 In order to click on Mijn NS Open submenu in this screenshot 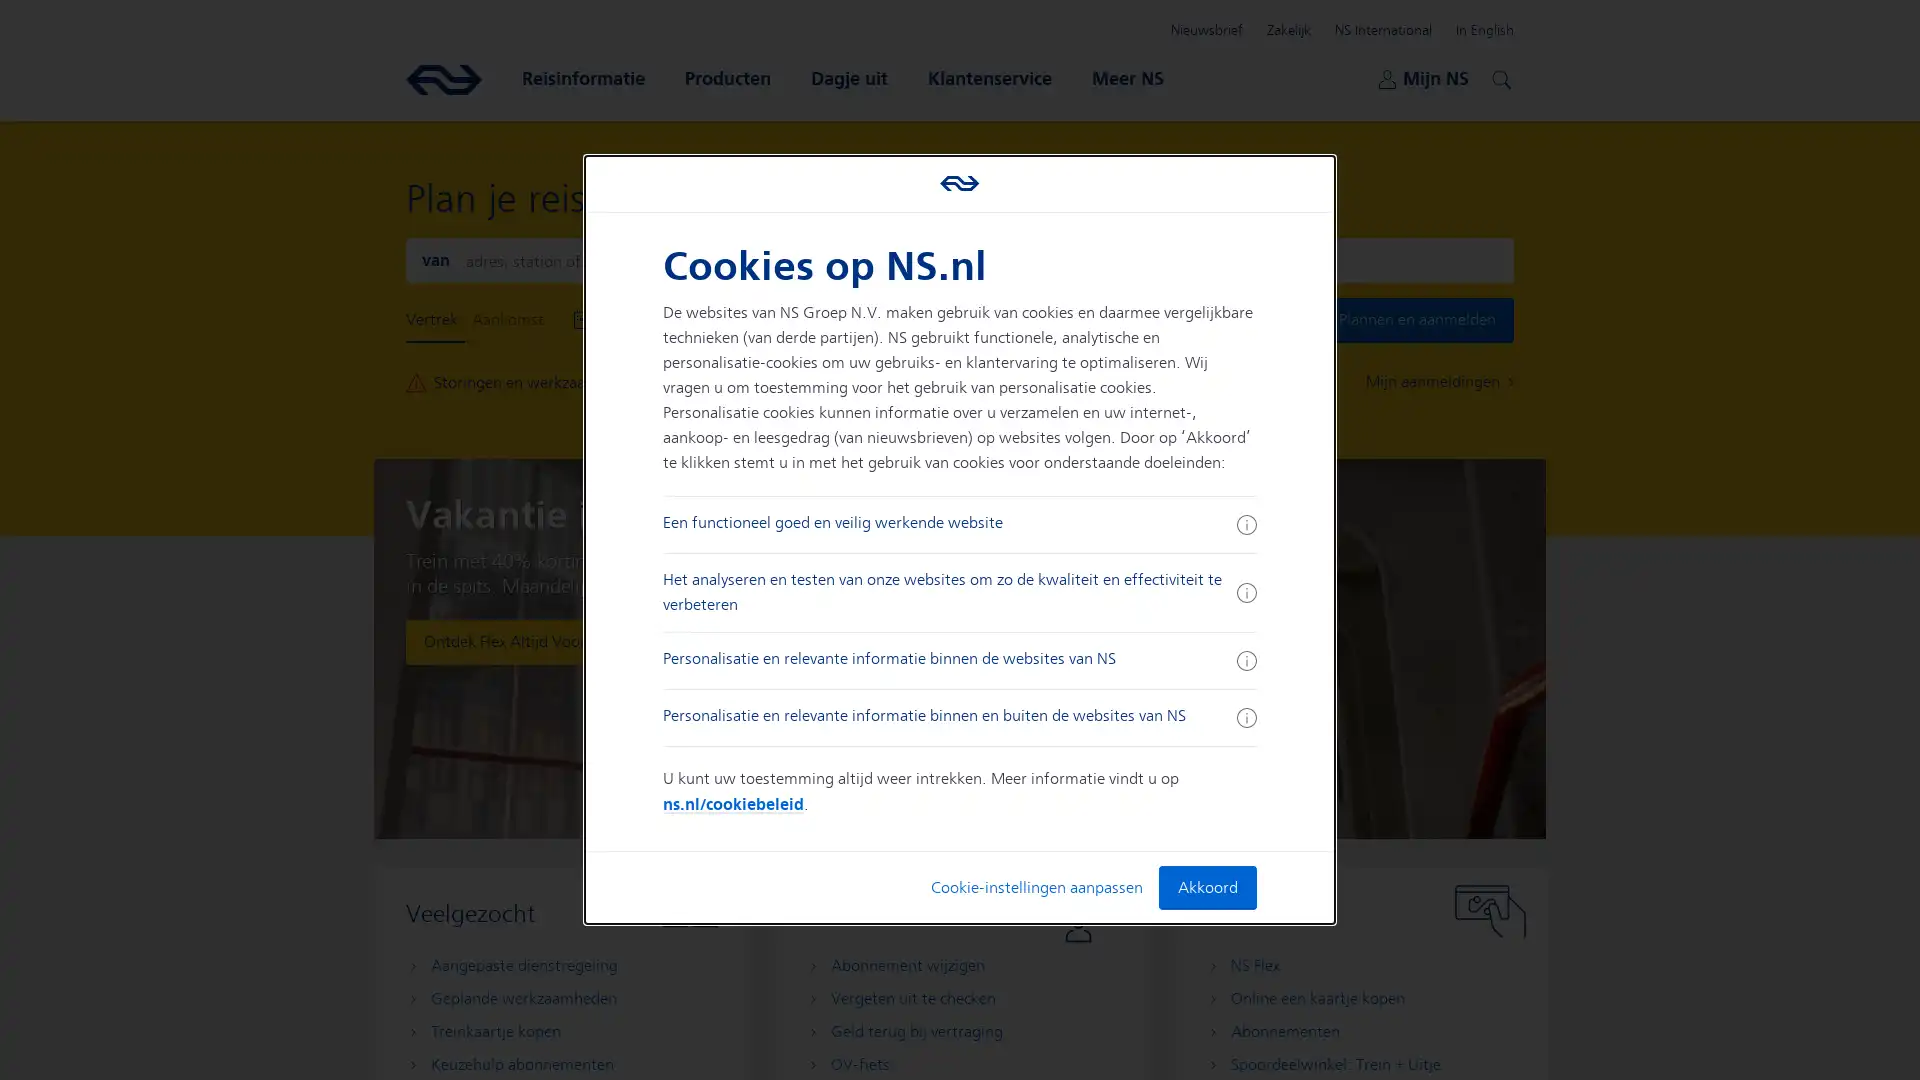, I will do `click(1422, 77)`.